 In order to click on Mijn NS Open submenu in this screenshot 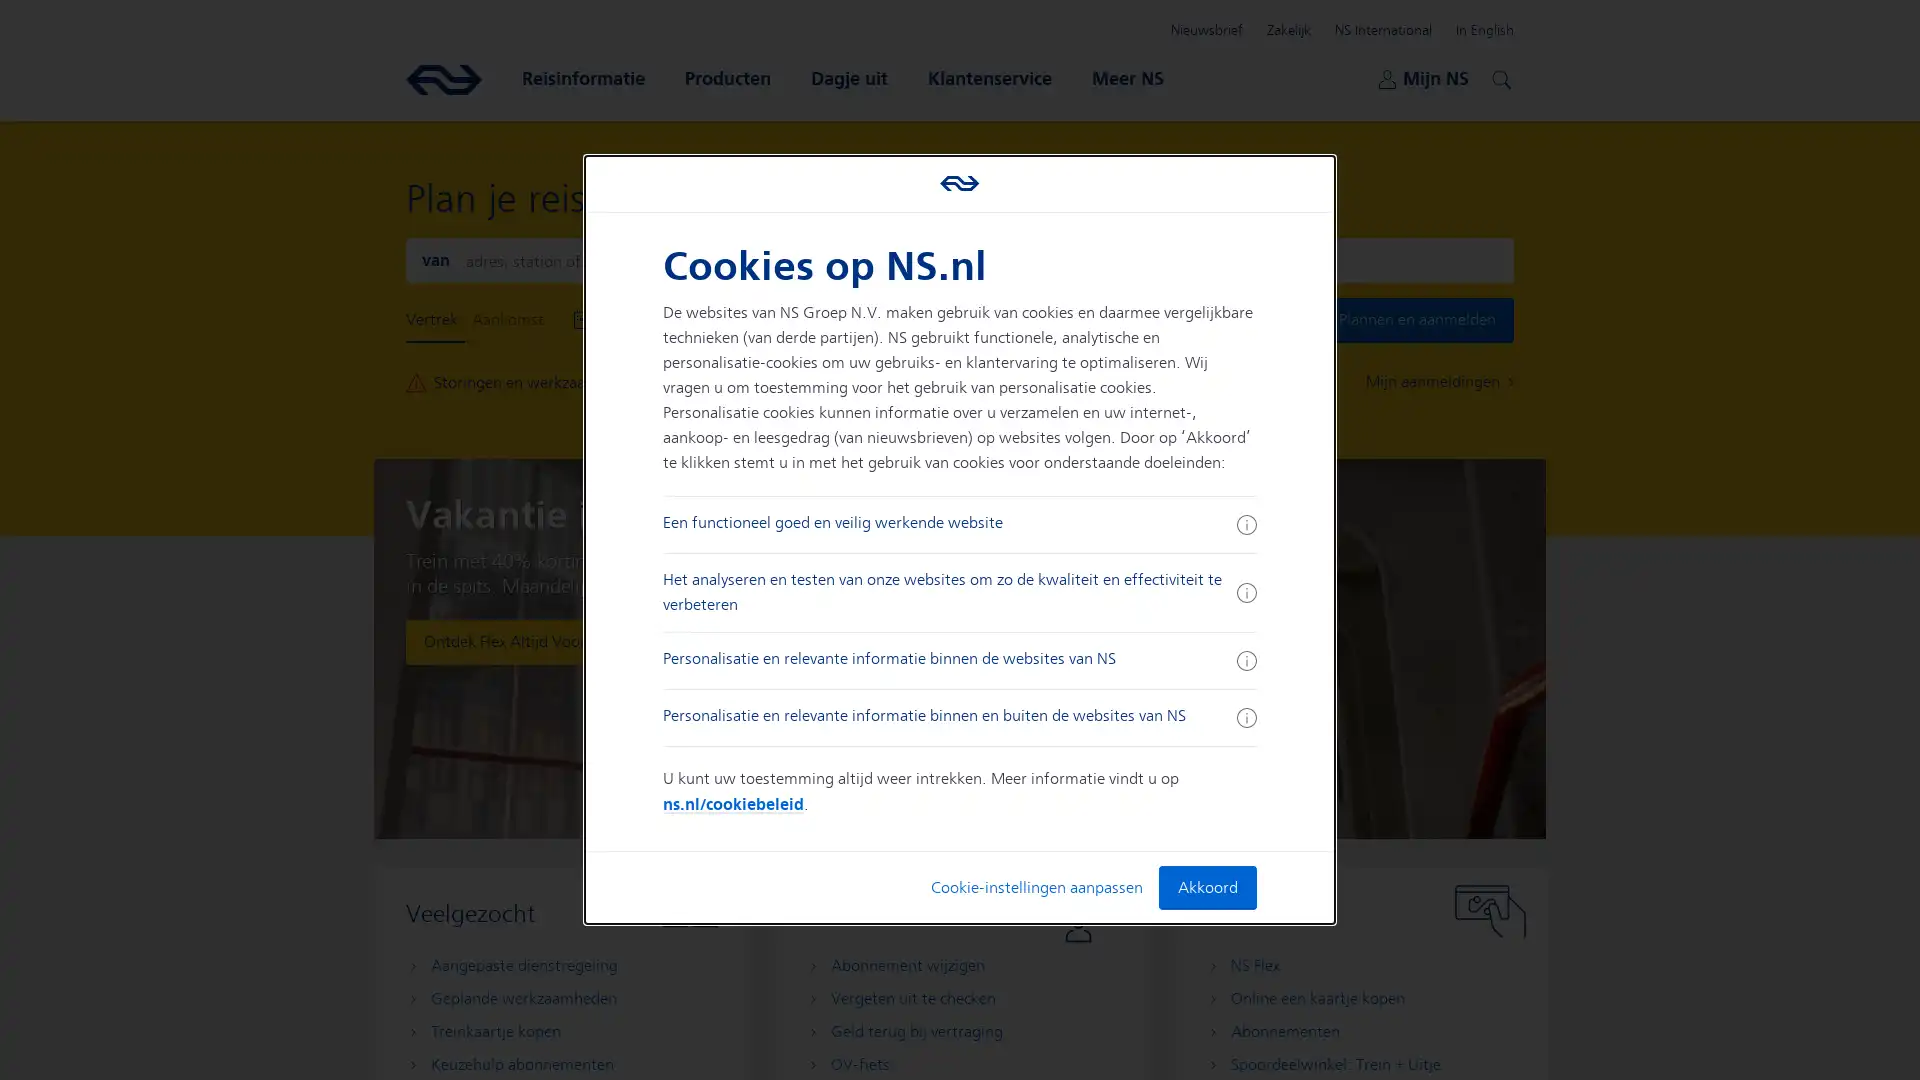, I will do `click(1422, 77)`.